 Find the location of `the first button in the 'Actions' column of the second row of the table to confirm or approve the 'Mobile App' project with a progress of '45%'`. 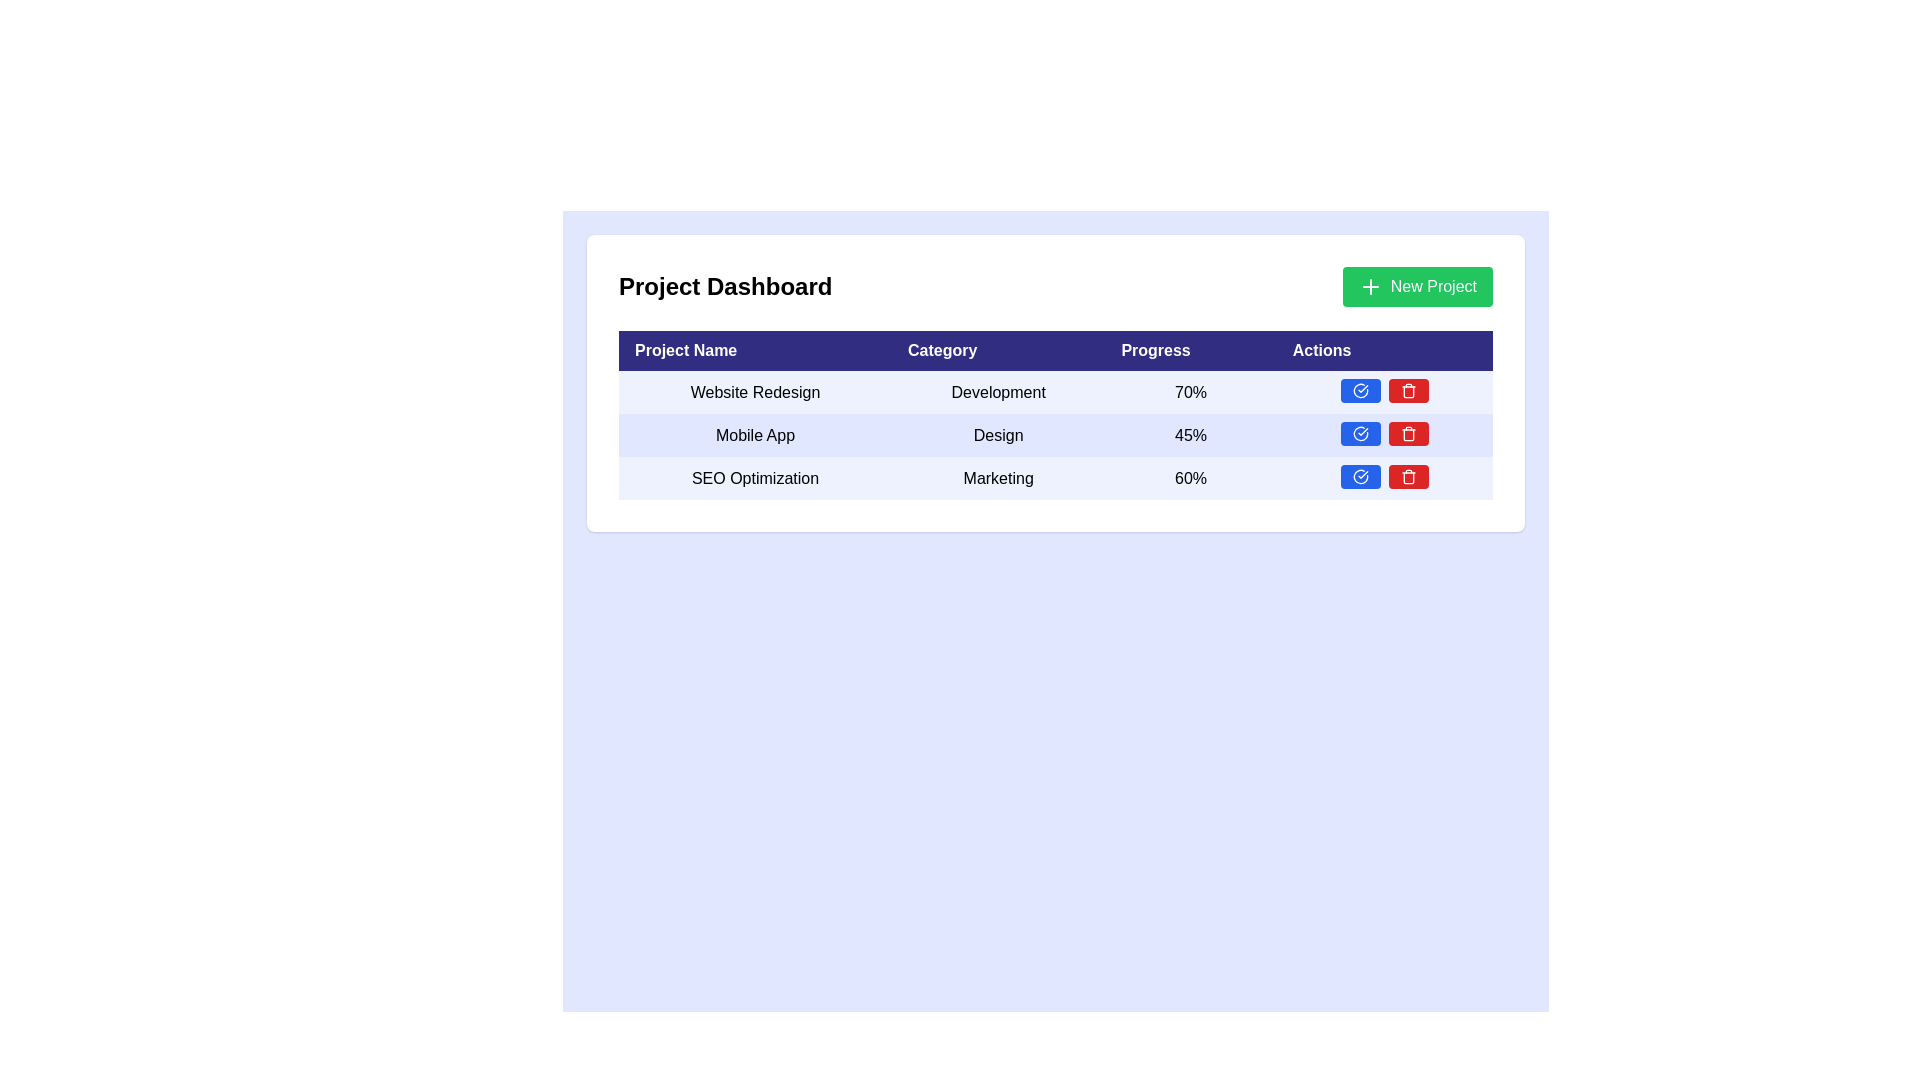

the first button in the 'Actions' column of the second row of the table to confirm or approve the 'Mobile App' project with a progress of '45%' is located at coordinates (1360, 433).